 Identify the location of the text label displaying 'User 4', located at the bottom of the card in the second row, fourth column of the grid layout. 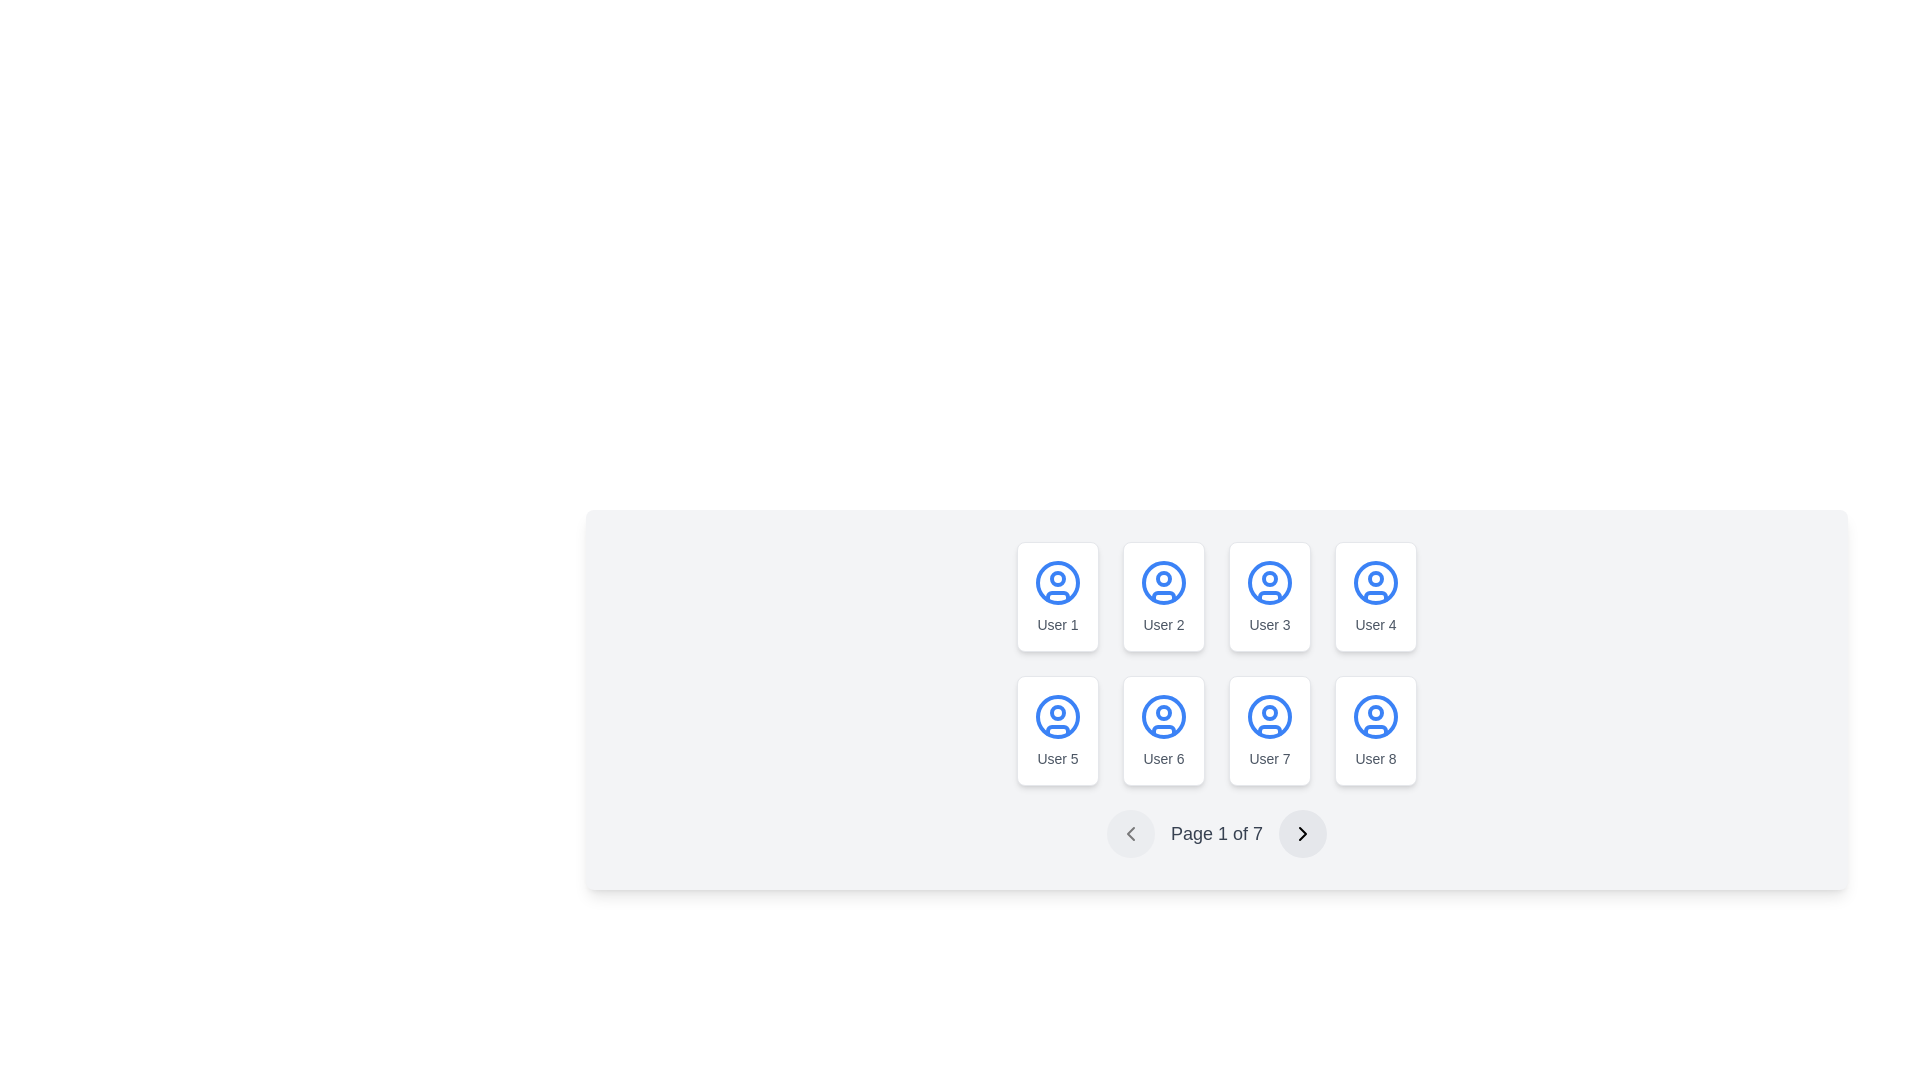
(1375, 623).